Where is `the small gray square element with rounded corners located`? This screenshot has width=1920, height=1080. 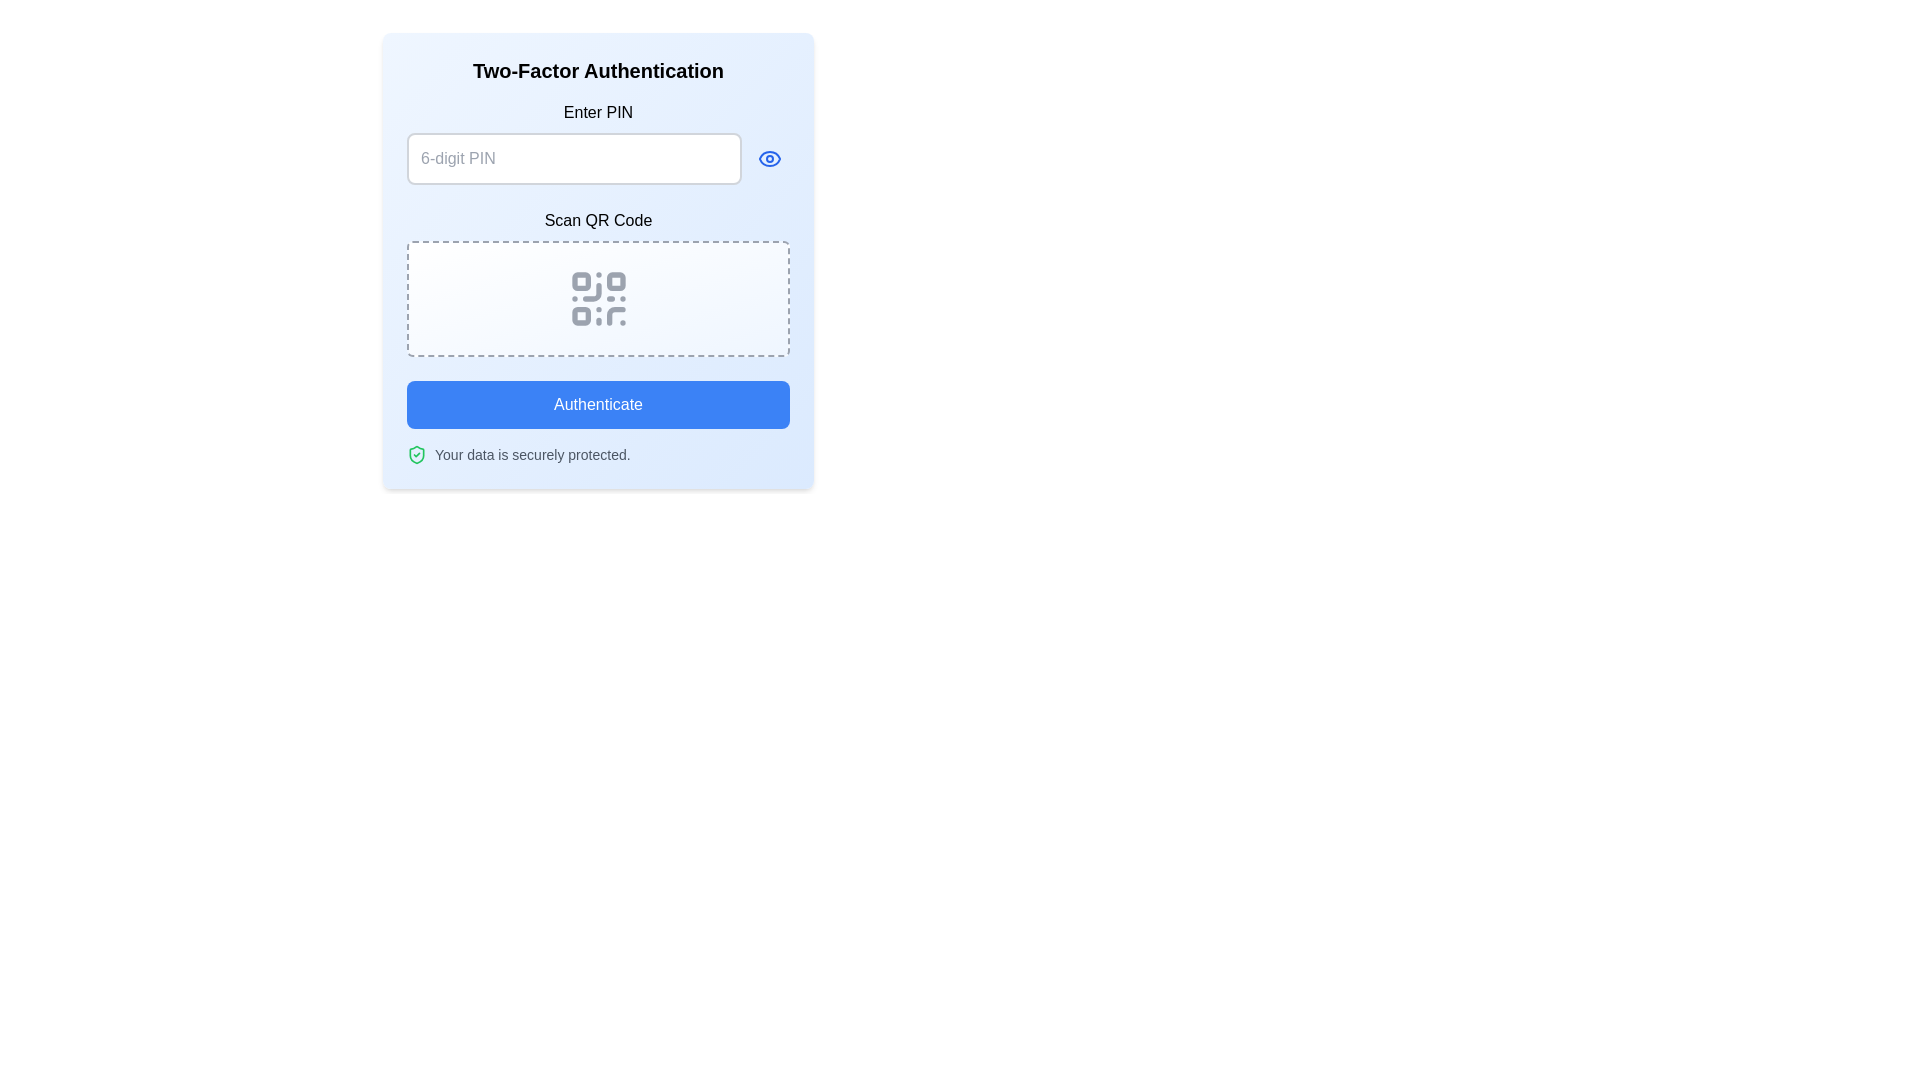 the small gray square element with rounded corners located is located at coordinates (580, 315).